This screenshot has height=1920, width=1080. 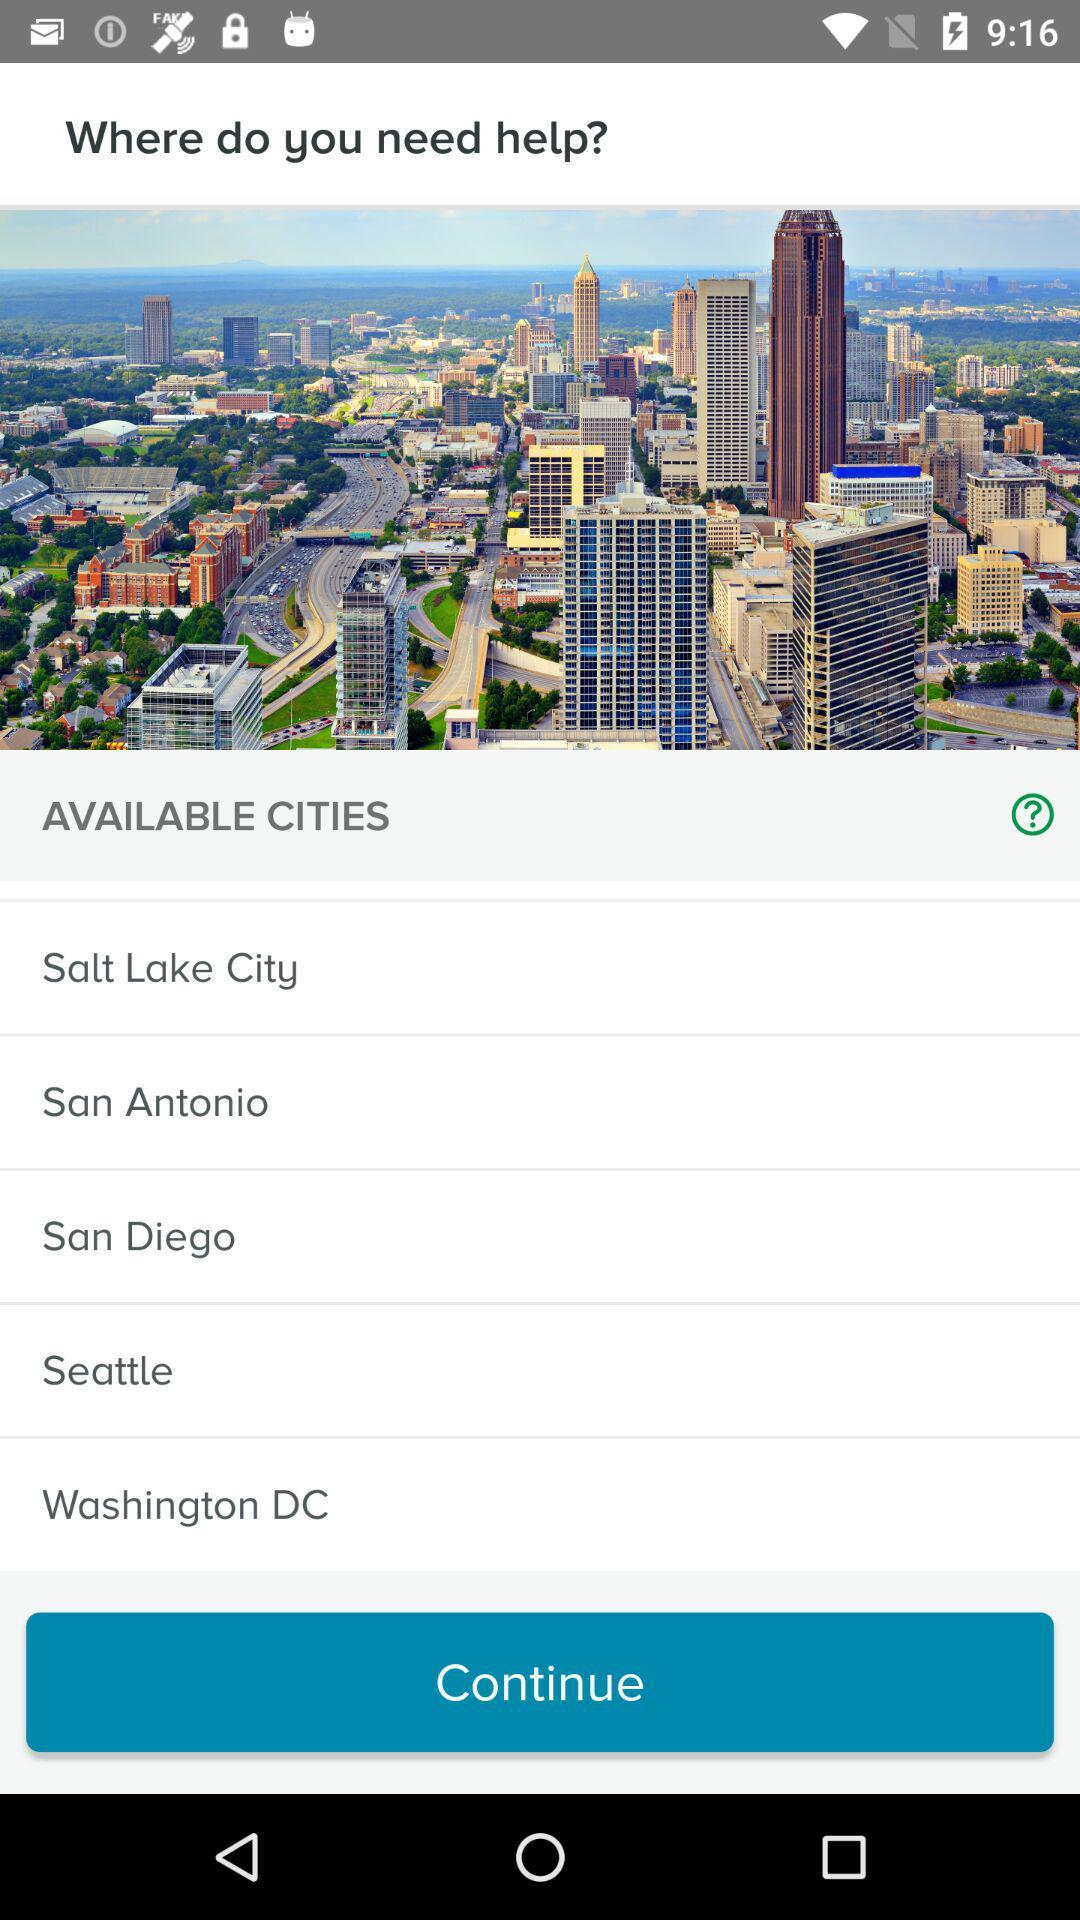 What do you see at coordinates (1024, 815) in the screenshot?
I see `the item next to the available cities` at bounding box center [1024, 815].